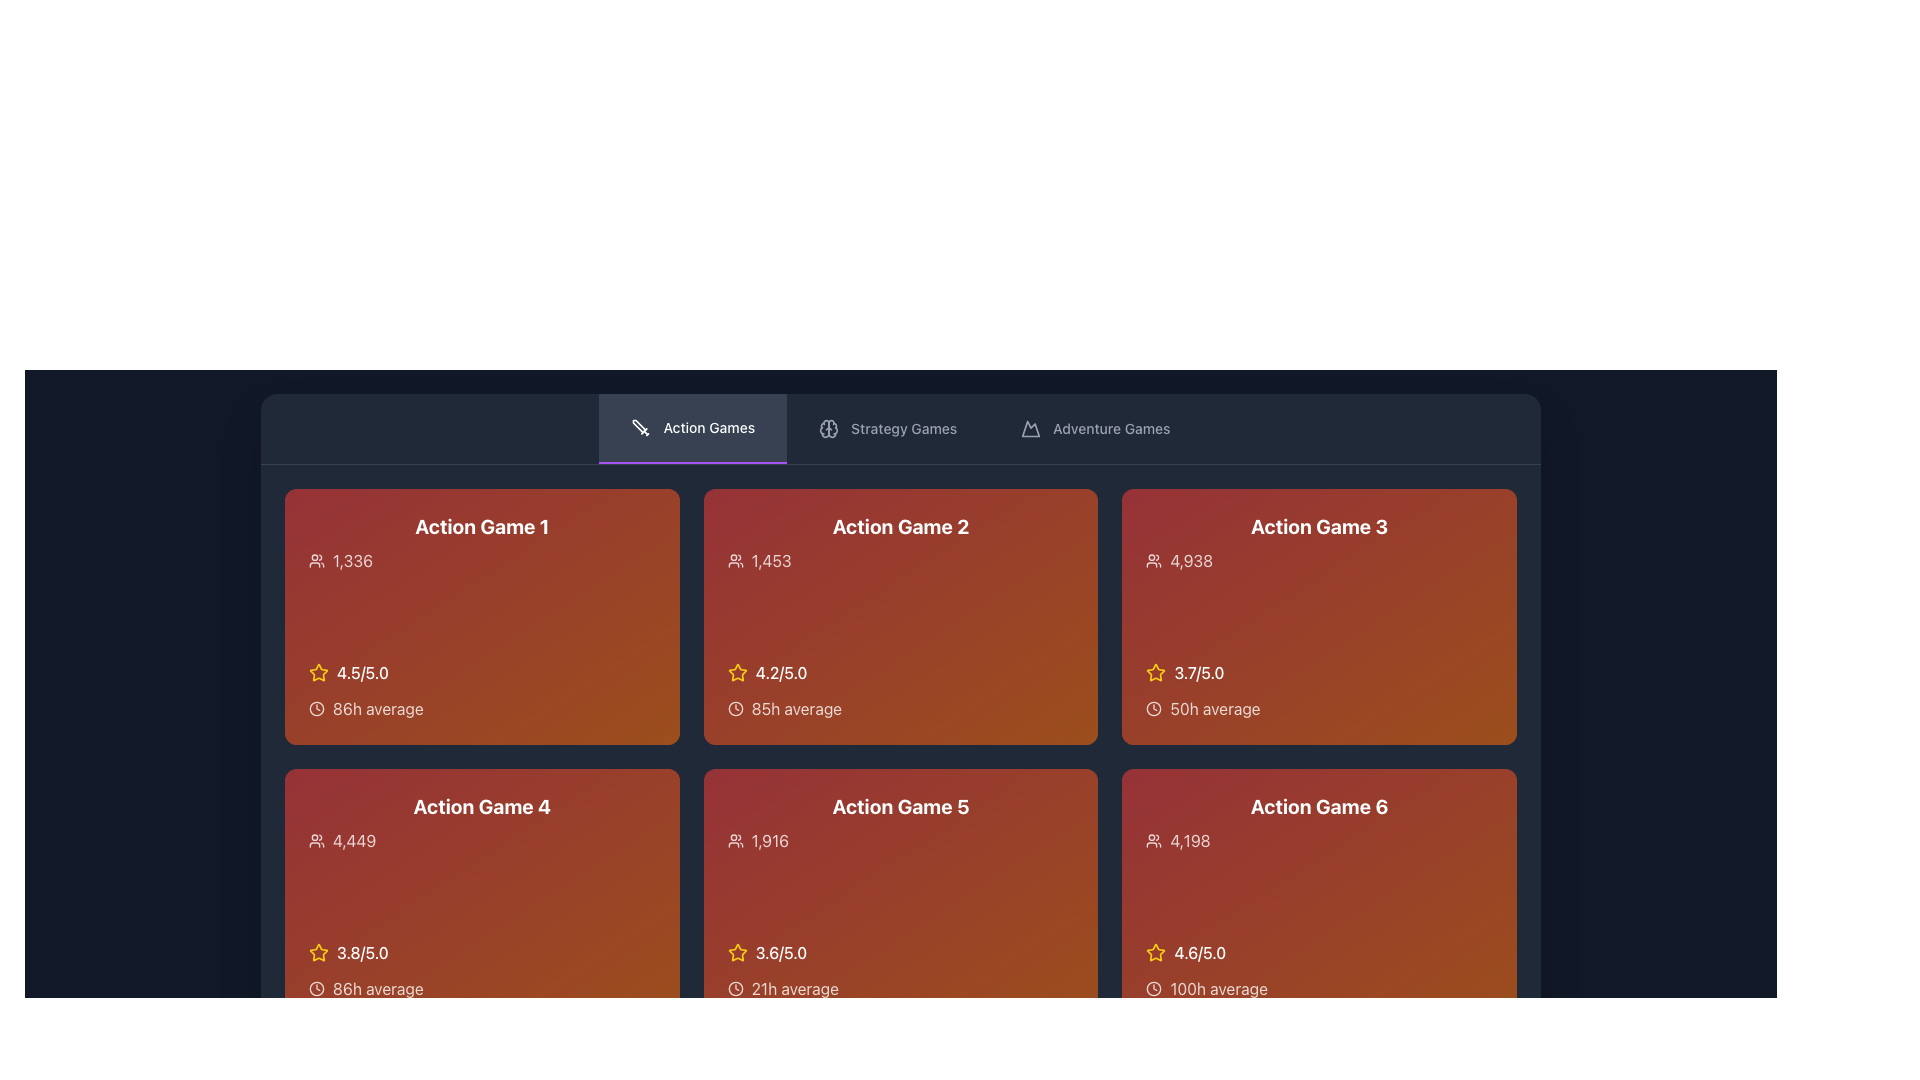 The width and height of the screenshot is (1920, 1080). Describe the element at coordinates (1154, 708) in the screenshot. I see `the circular graphic element that represents the clock face in the clock icon located in the third card of the grid layout under 'Action Game 3'` at that location.